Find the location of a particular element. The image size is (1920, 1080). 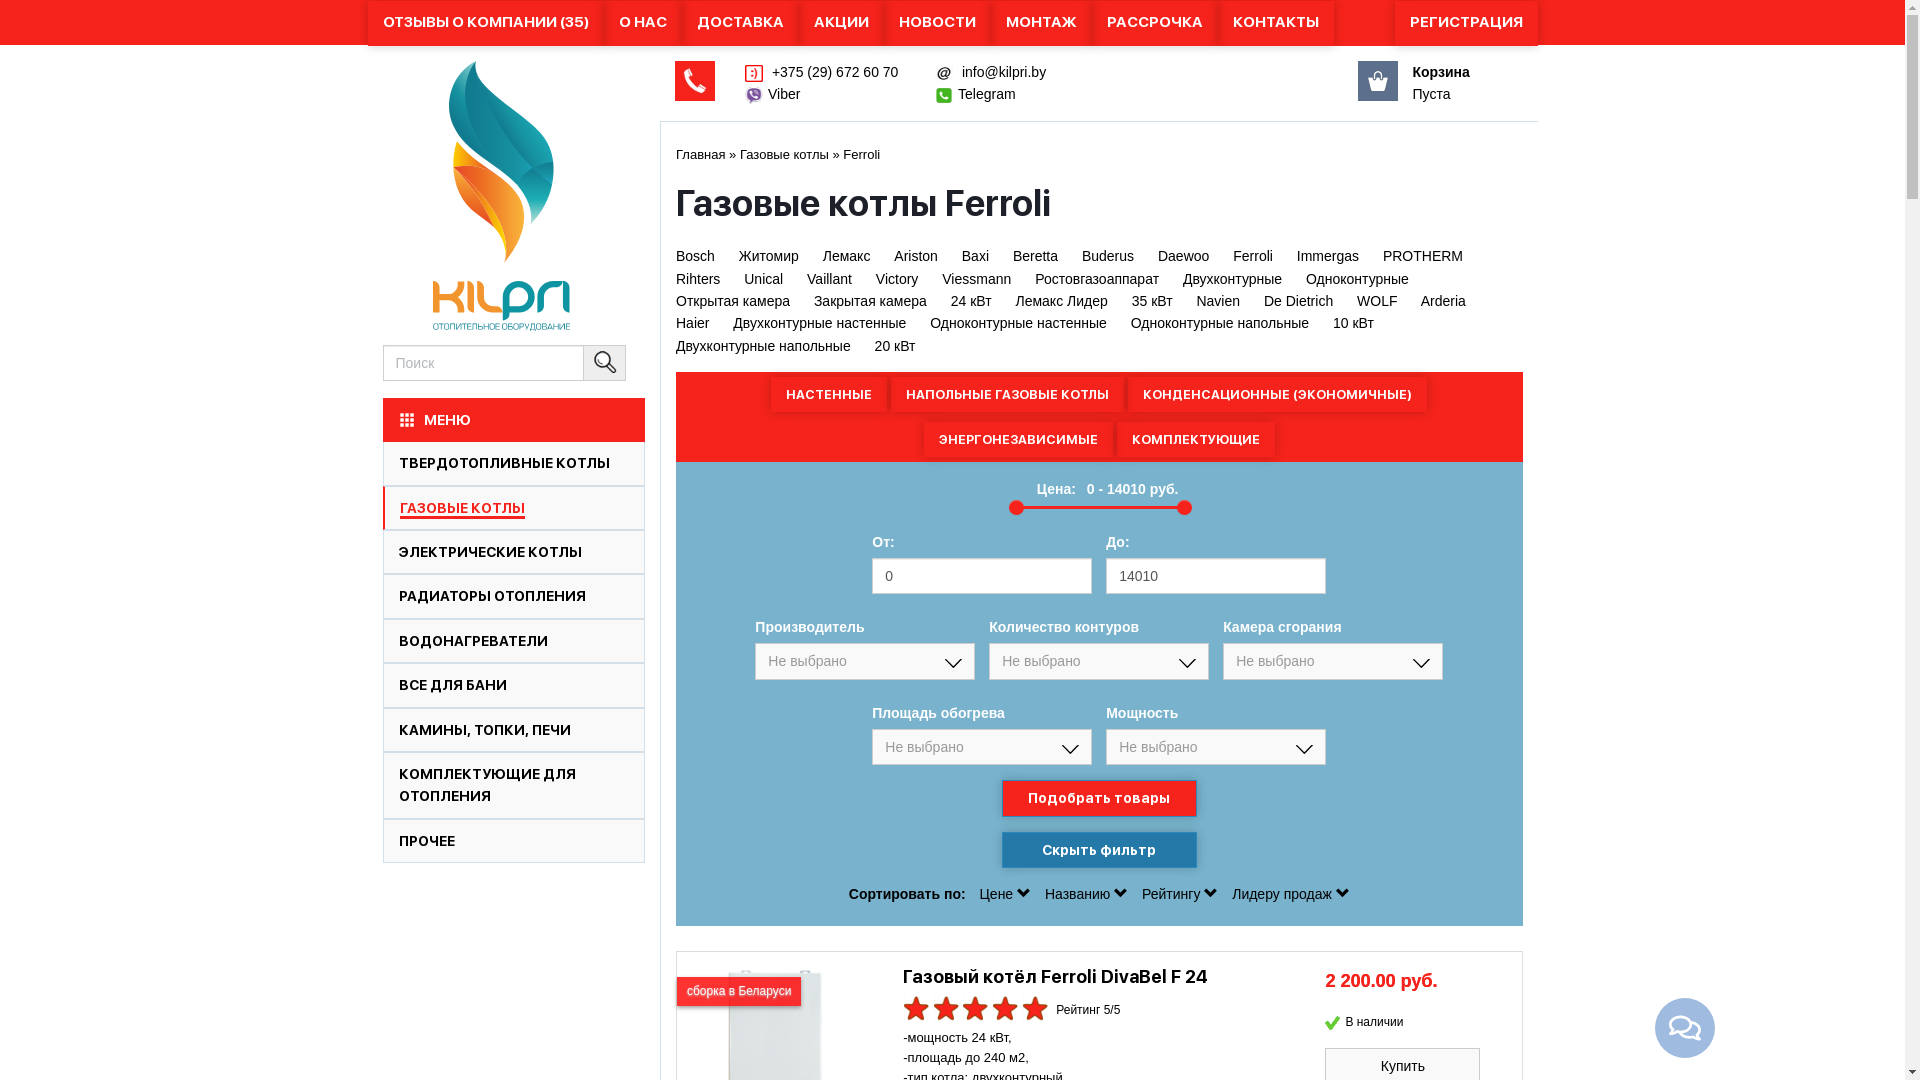

'Viber' is located at coordinates (782, 93).